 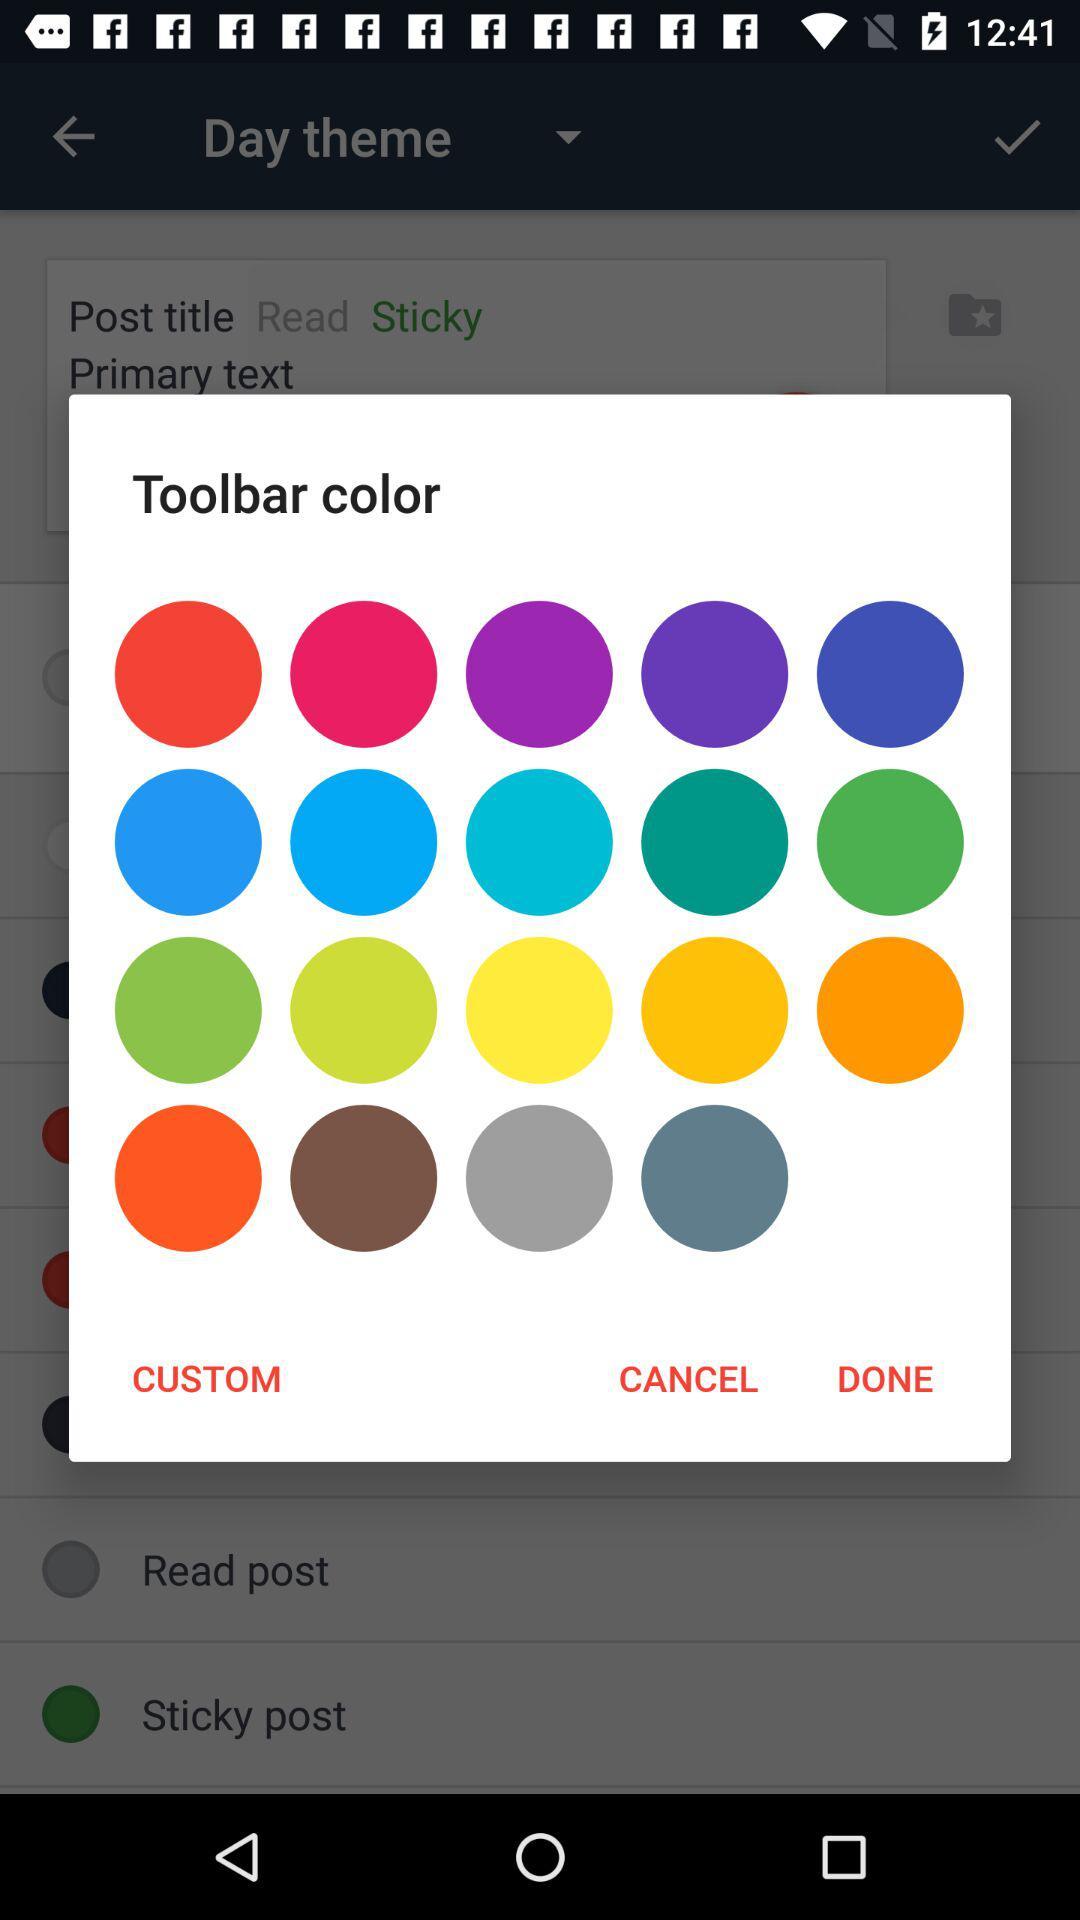 I want to click on icon below toolbar color icon, so click(x=889, y=674).